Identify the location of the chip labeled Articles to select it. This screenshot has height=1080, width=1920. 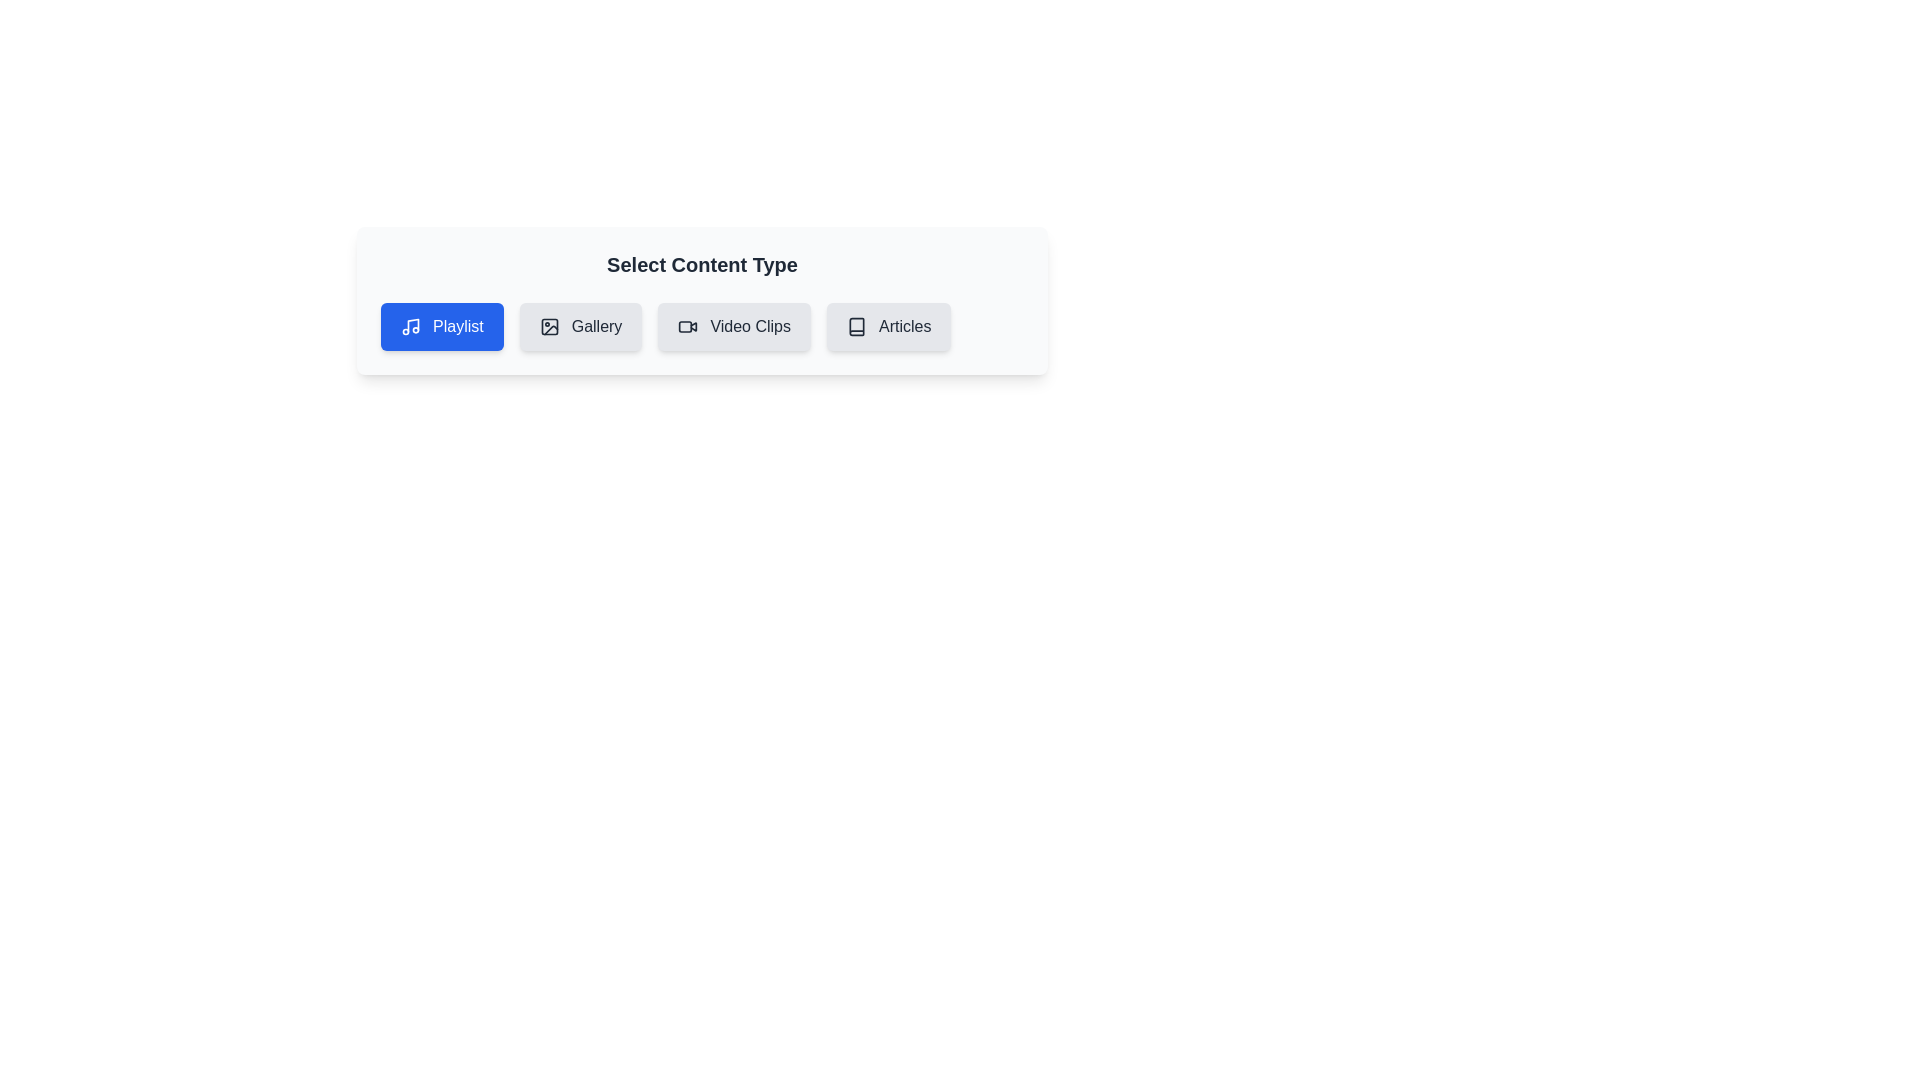
(887, 326).